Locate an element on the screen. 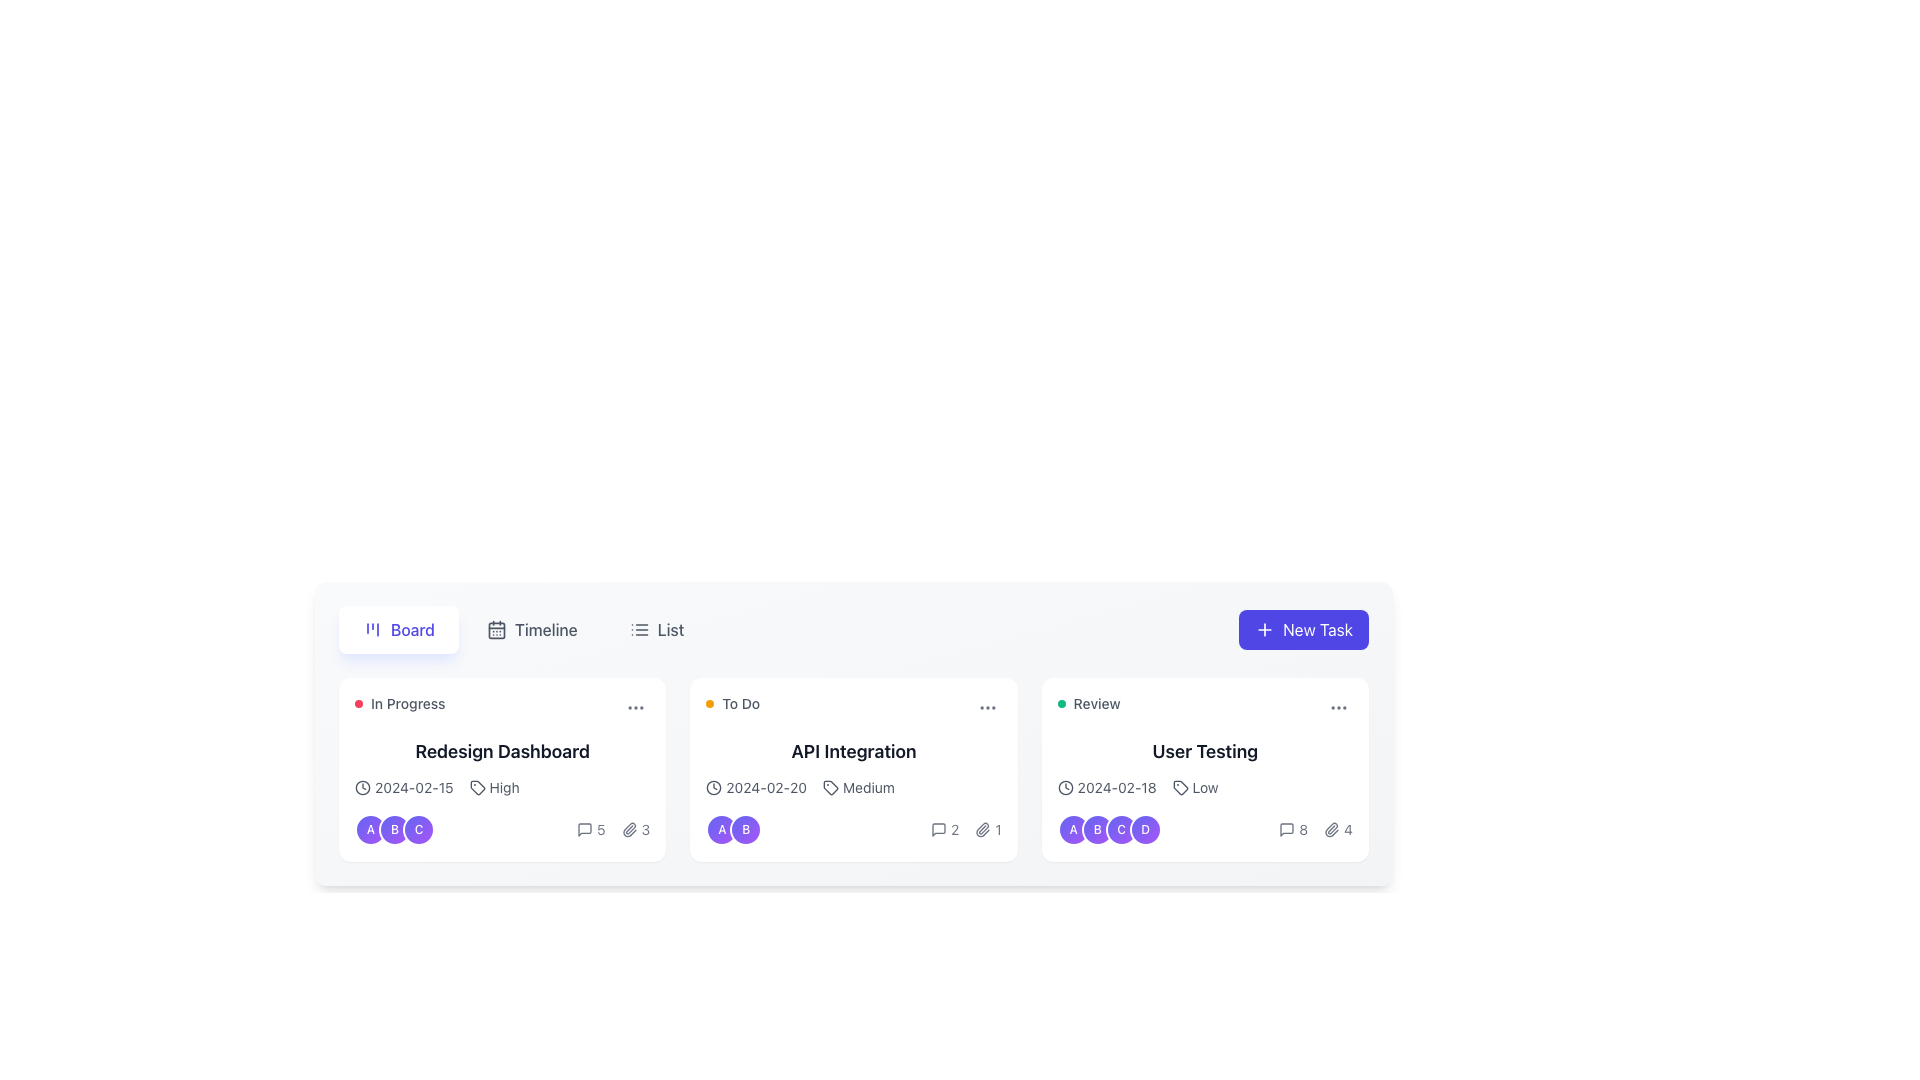 Image resolution: width=1920 pixels, height=1080 pixels. the small tag-shaped icon next to the word 'Medium' in the task card titled 'API Integration' within the 'To Do' column is located at coordinates (831, 786).